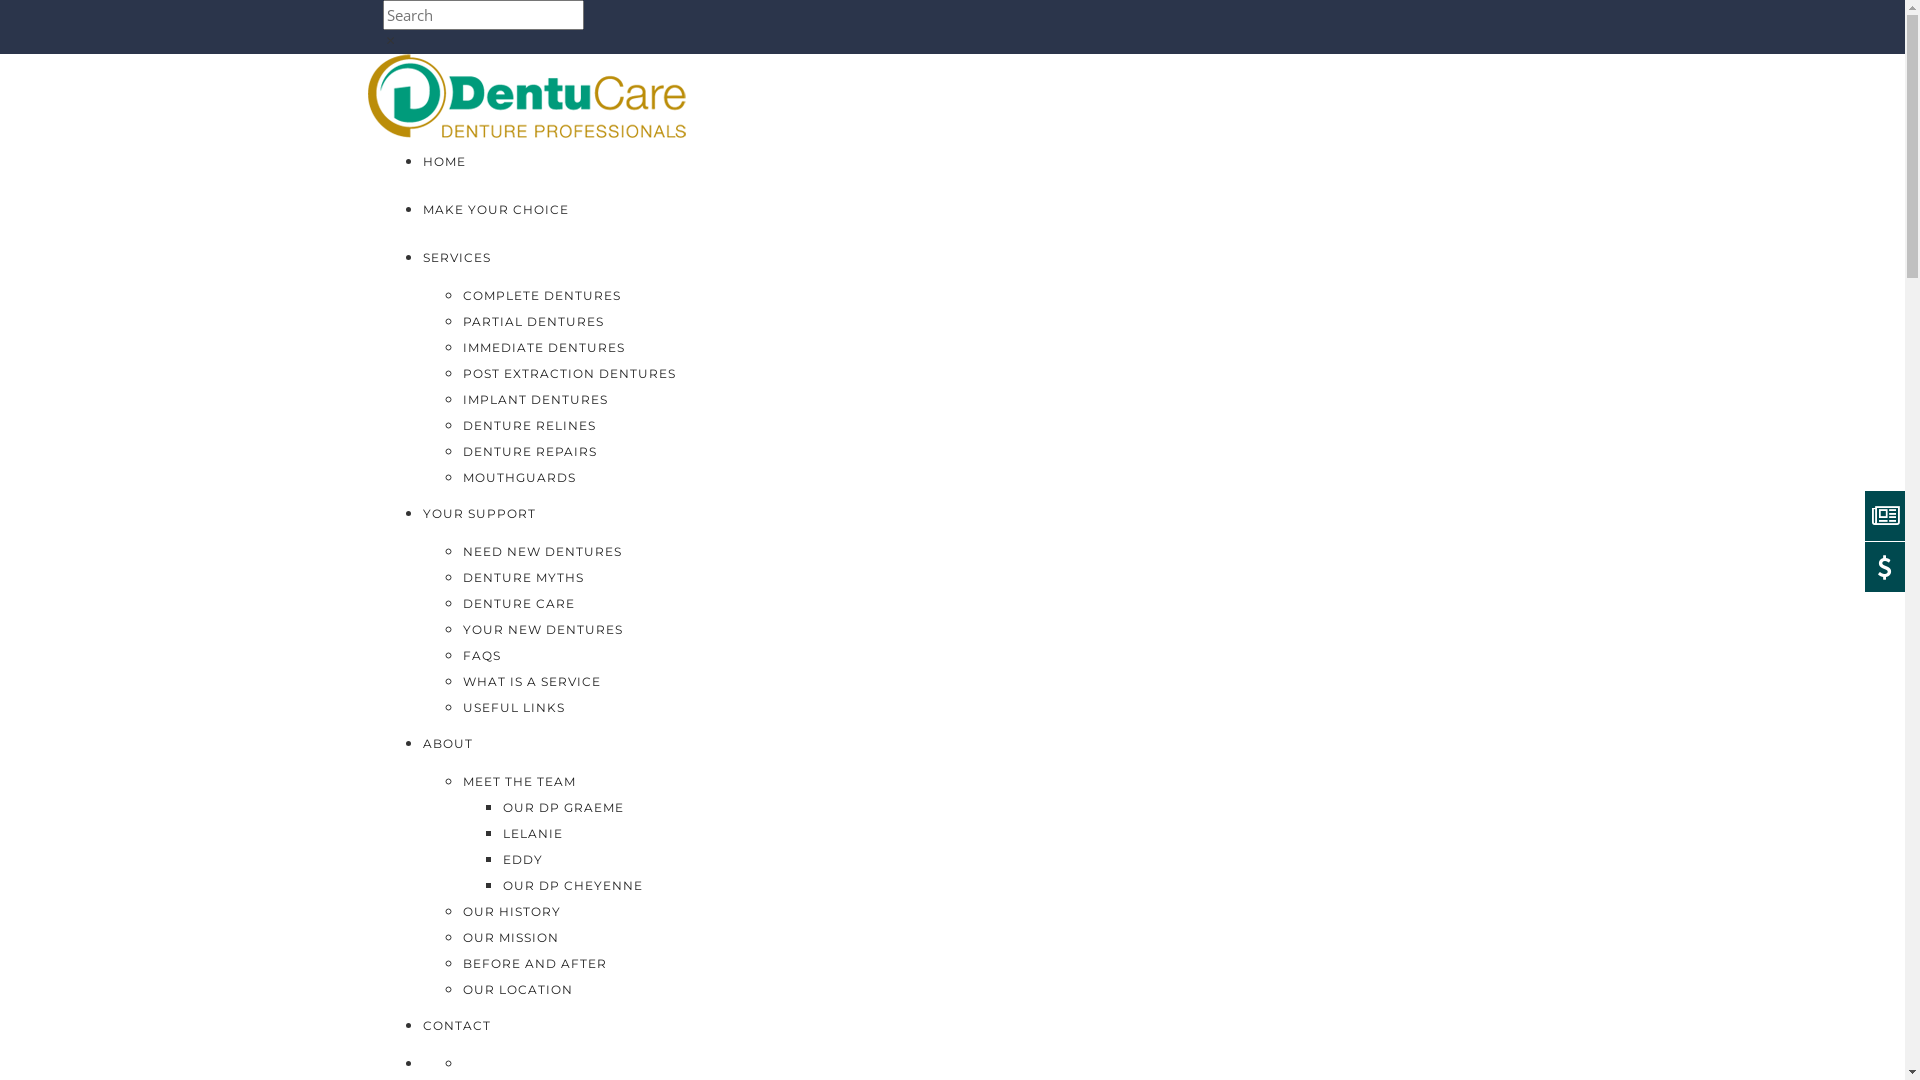 The width and height of the screenshot is (1920, 1080). Describe the element at coordinates (533, 962) in the screenshot. I see `'BEFORE AND AFTER'` at that location.